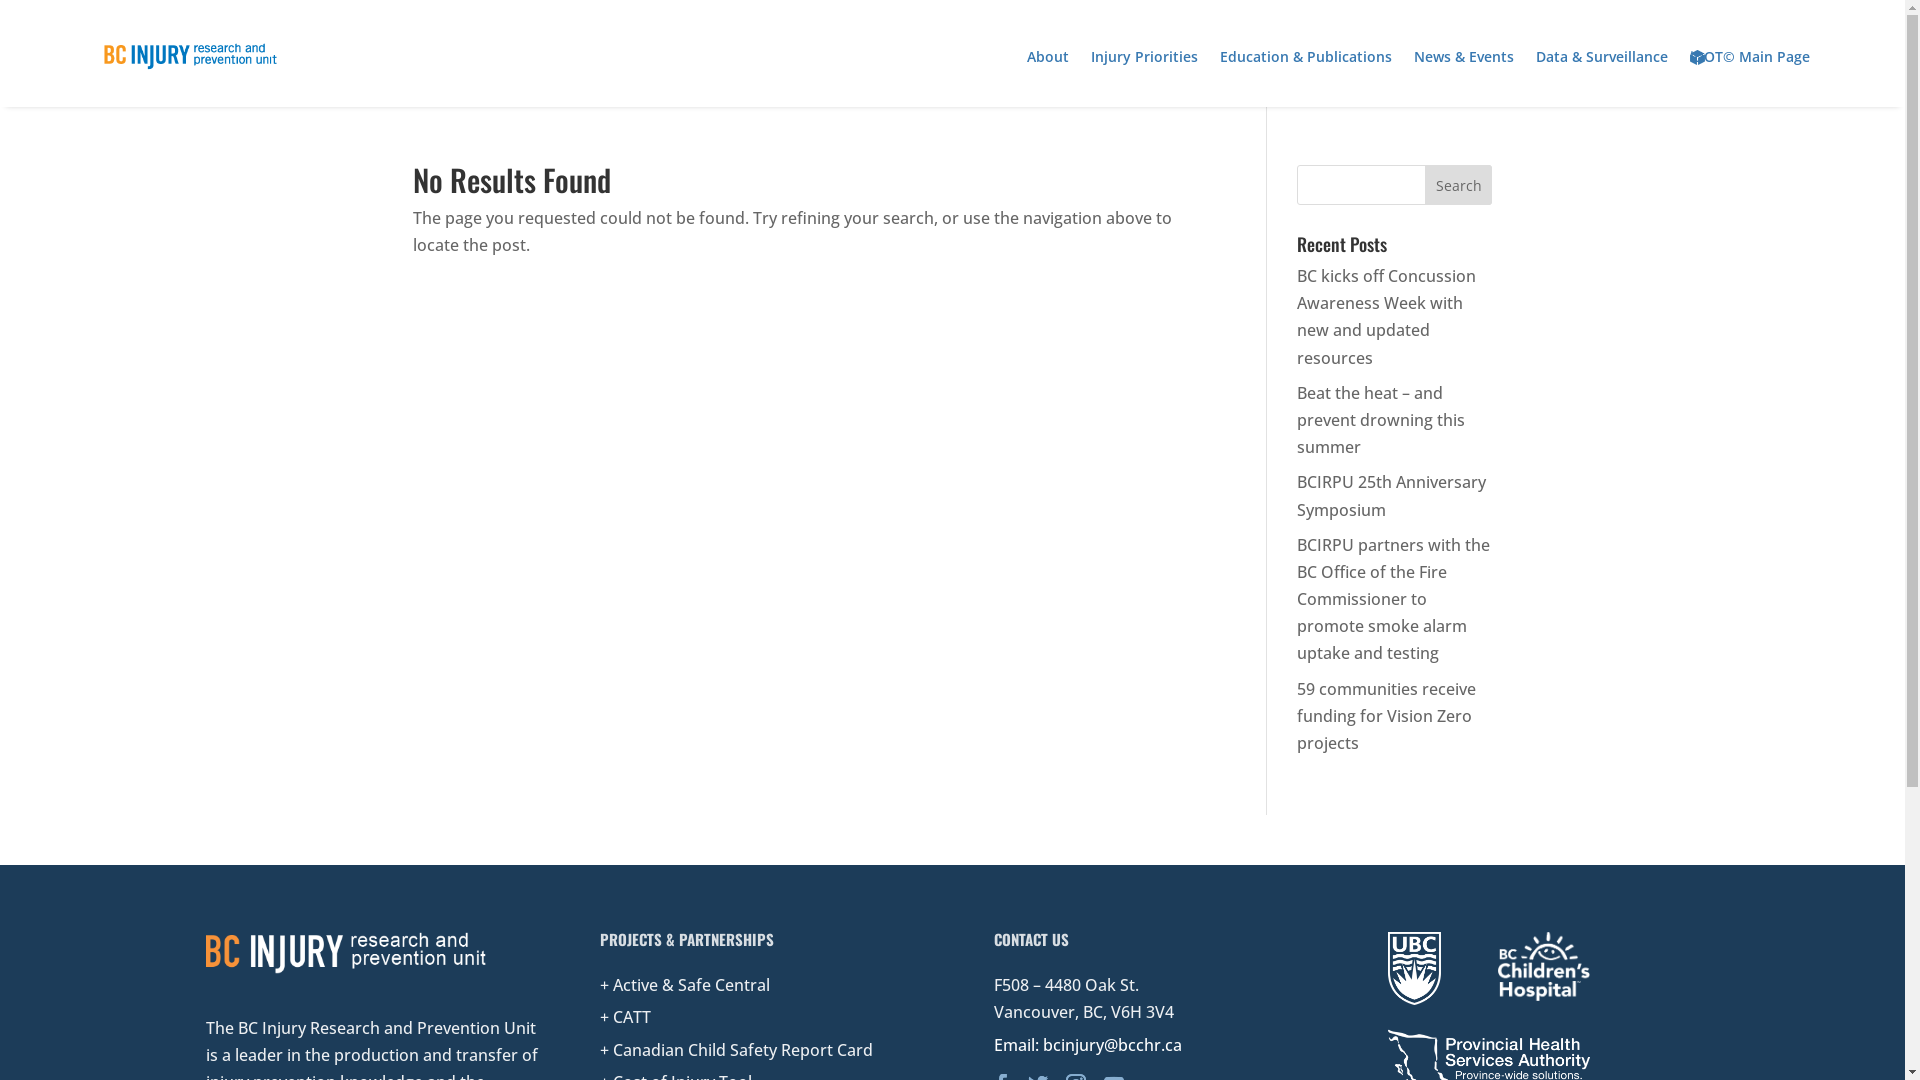 The width and height of the screenshot is (1920, 1080). I want to click on 'bcirpu_white_orange', so click(346, 951).